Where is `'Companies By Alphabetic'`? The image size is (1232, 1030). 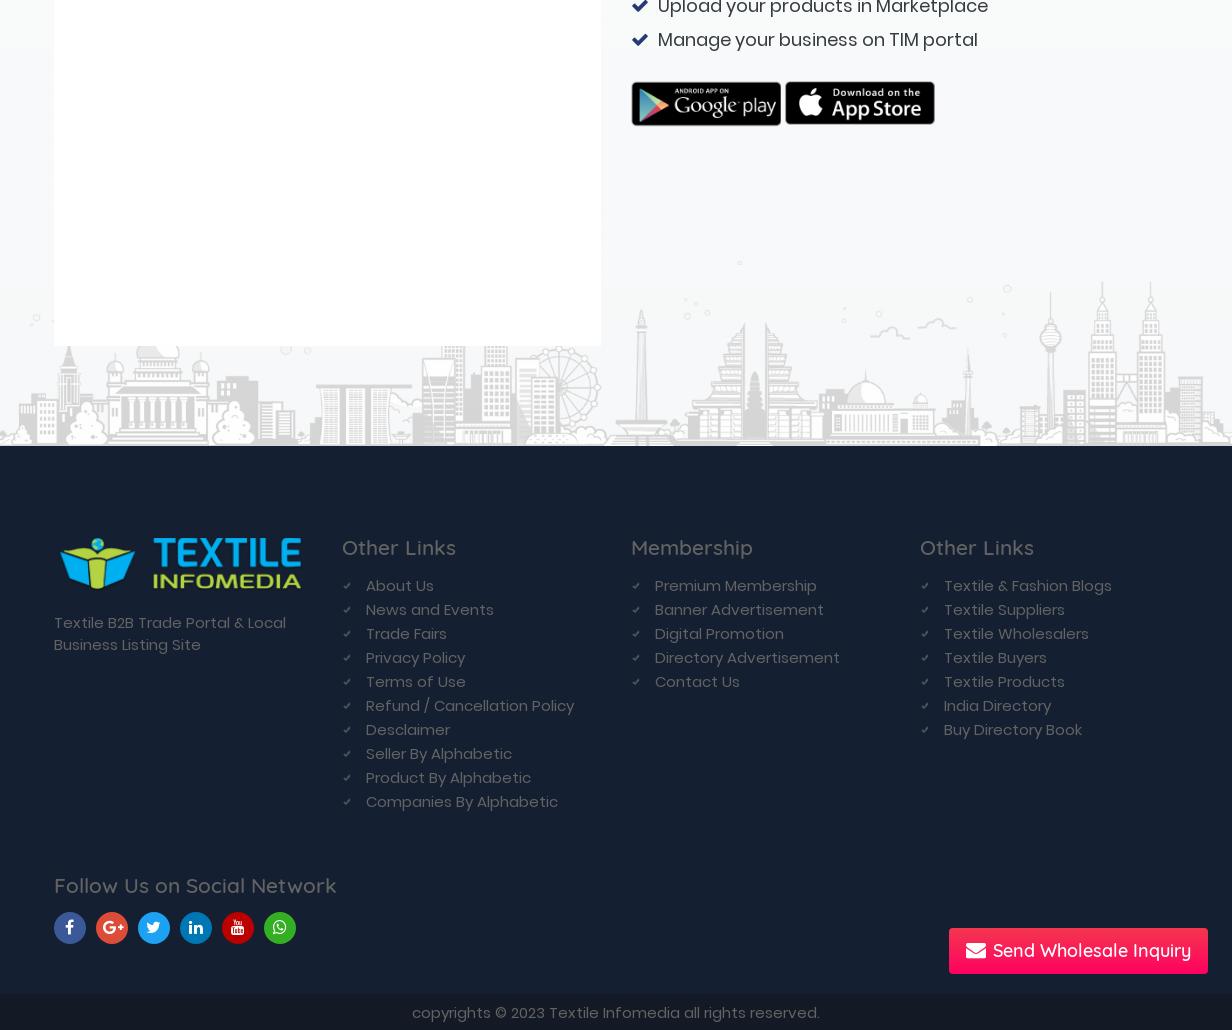
'Companies By Alphabetic' is located at coordinates (462, 177).